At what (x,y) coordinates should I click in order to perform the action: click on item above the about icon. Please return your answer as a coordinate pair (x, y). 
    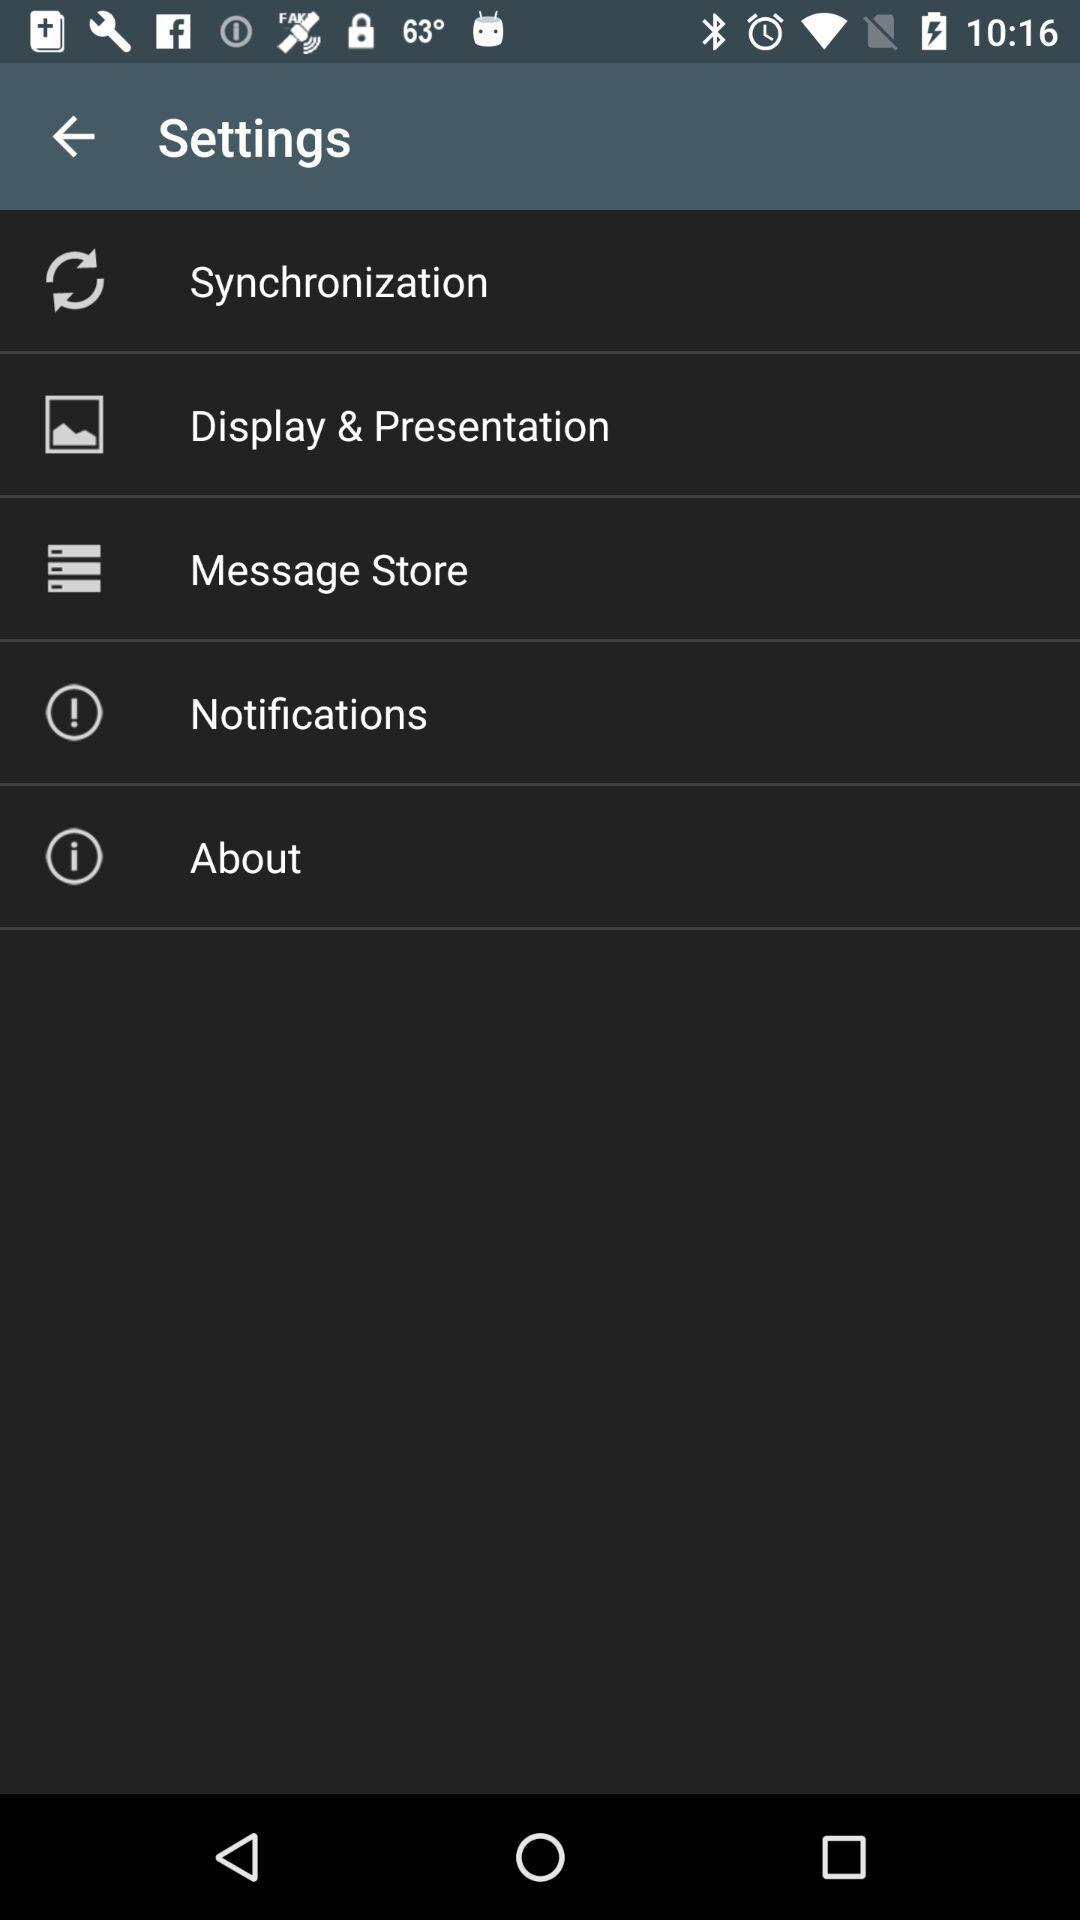
    Looking at the image, I should click on (308, 712).